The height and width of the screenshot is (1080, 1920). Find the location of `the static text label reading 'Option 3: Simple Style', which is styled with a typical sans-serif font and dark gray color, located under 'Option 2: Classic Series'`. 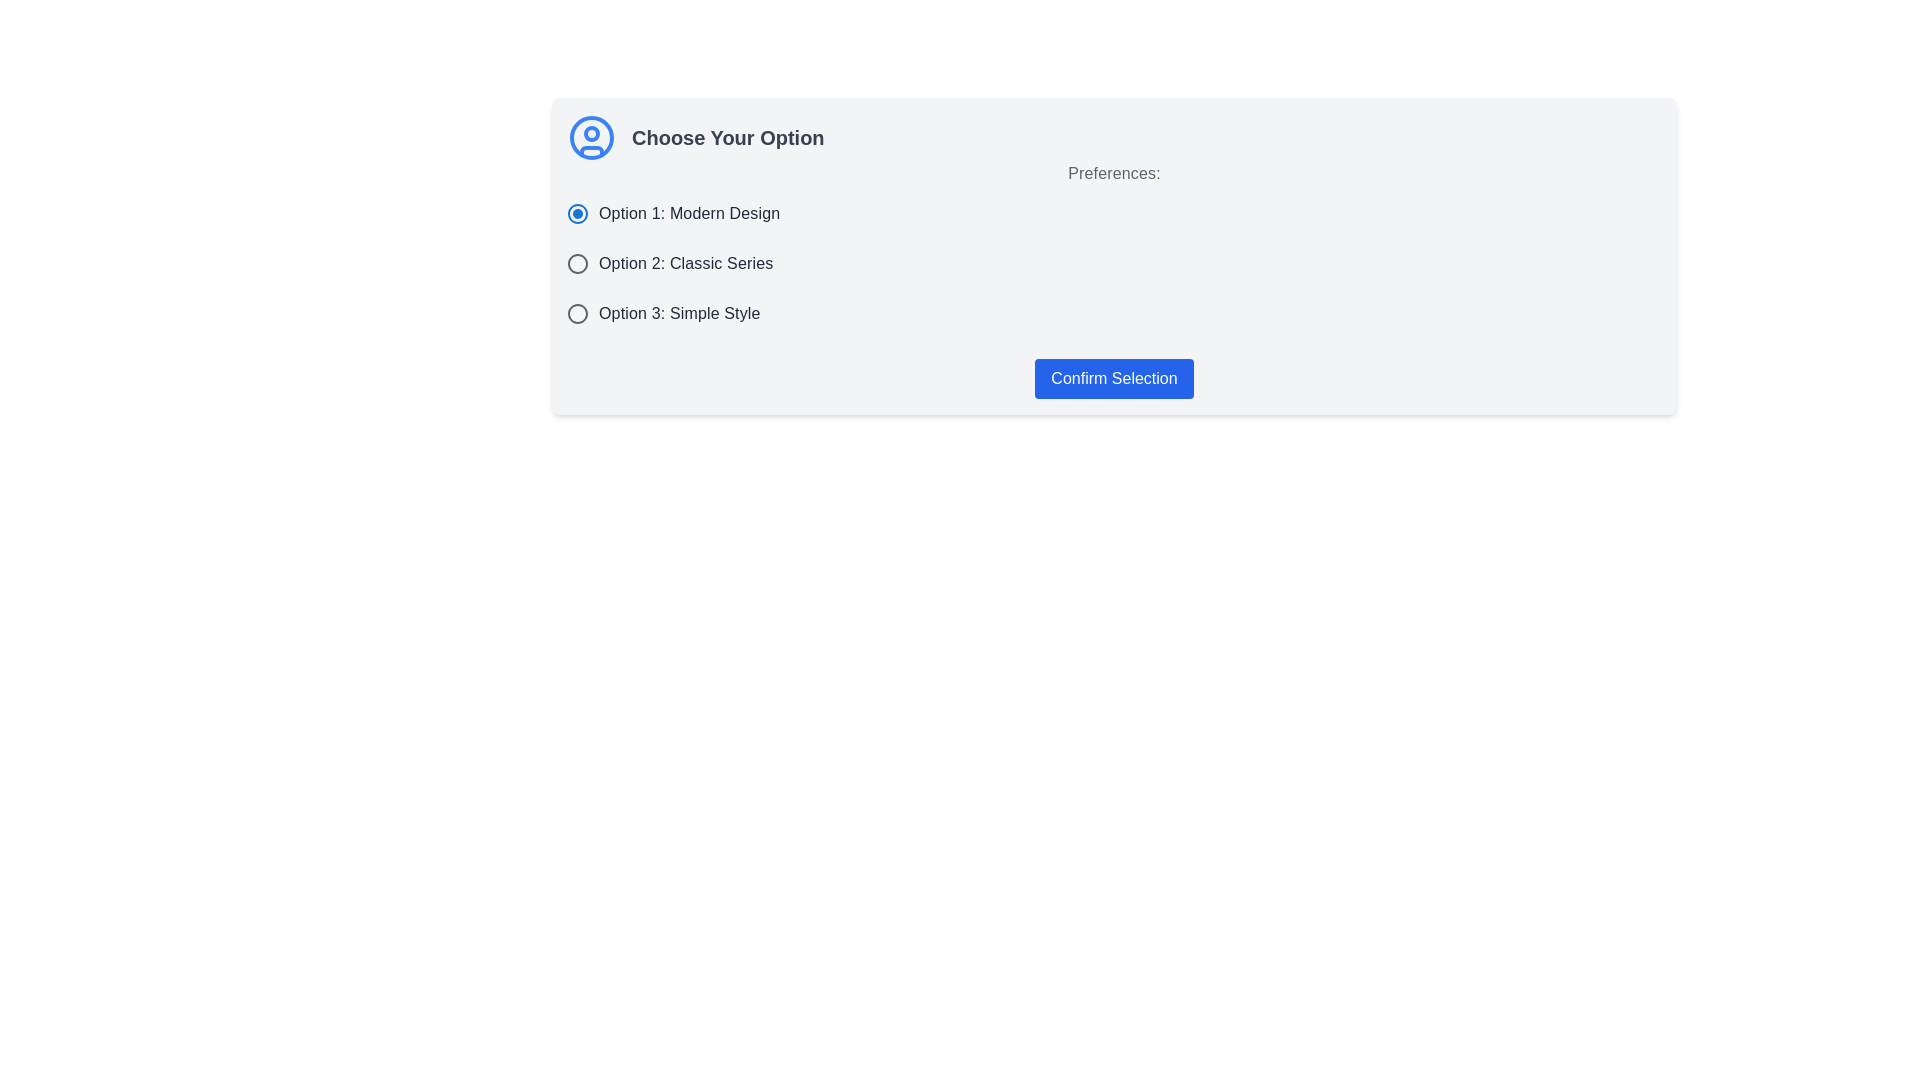

the static text label reading 'Option 3: Simple Style', which is styled with a typical sans-serif font and dark gray color, located under 'Option 2: Classic Series' is located at coordinates (679, 313).